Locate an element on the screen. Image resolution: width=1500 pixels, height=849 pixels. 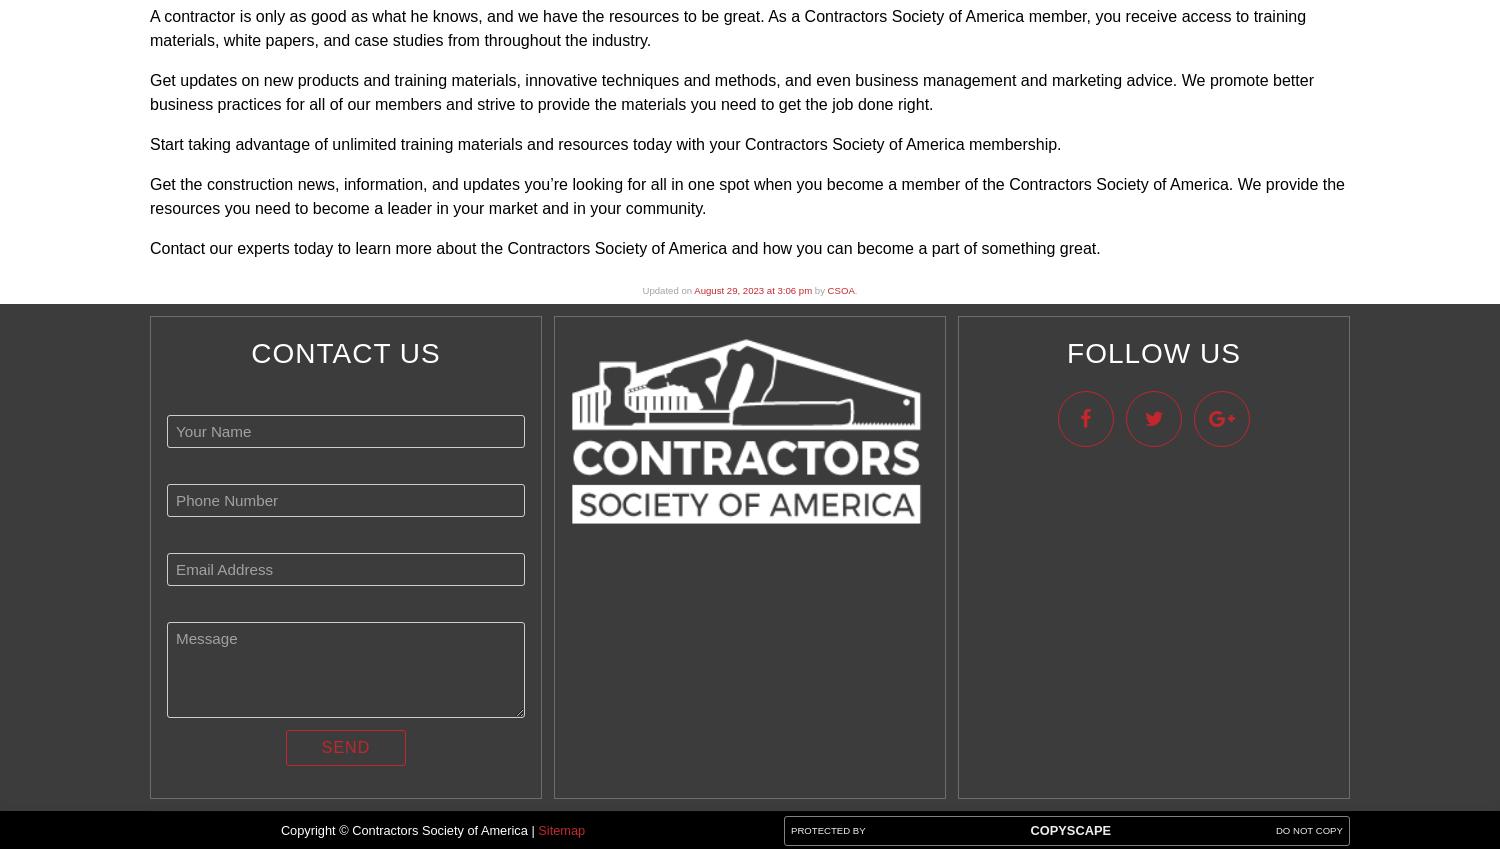
'Contractors Society of America |' is located at coordinates (444, 830).